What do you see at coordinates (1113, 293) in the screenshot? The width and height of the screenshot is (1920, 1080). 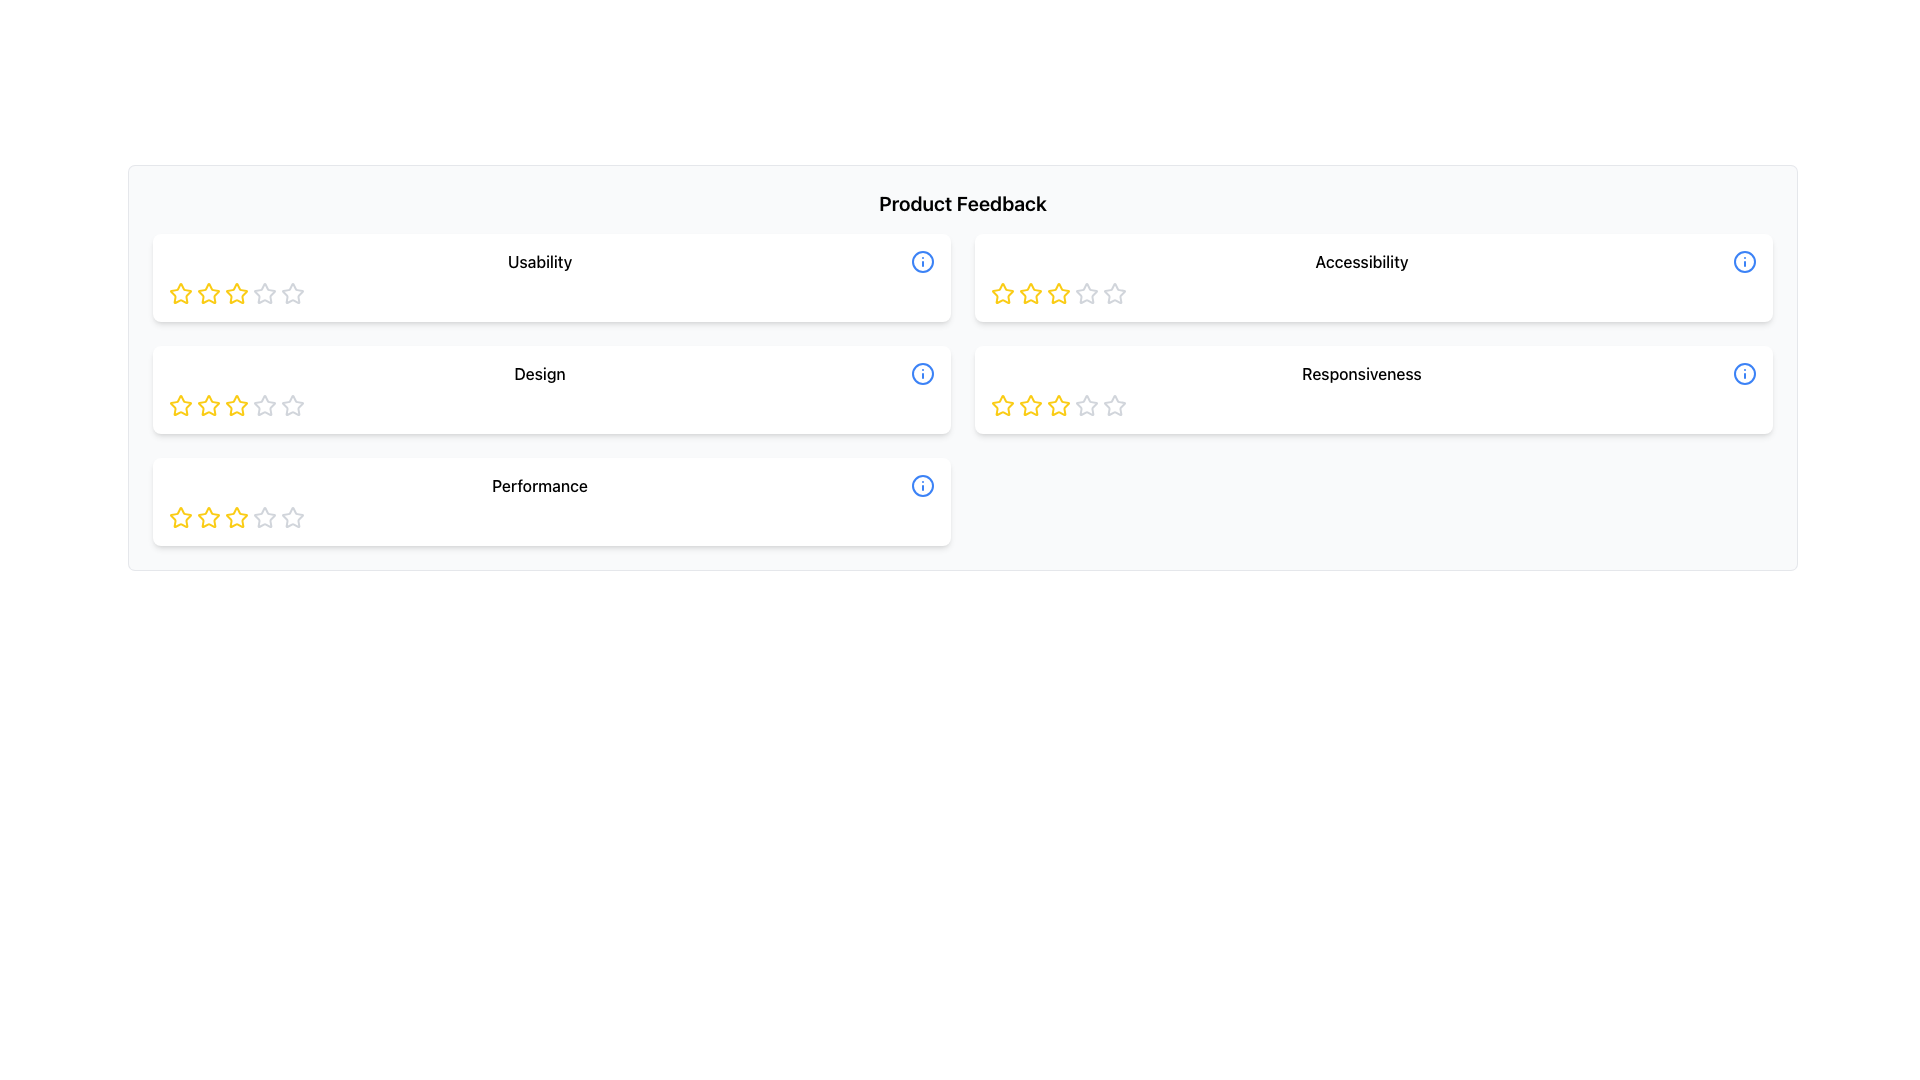 I see `the fourth star icon in the Accessibility feedback section, which represents a star rating` at bounding box center [1113, 293].